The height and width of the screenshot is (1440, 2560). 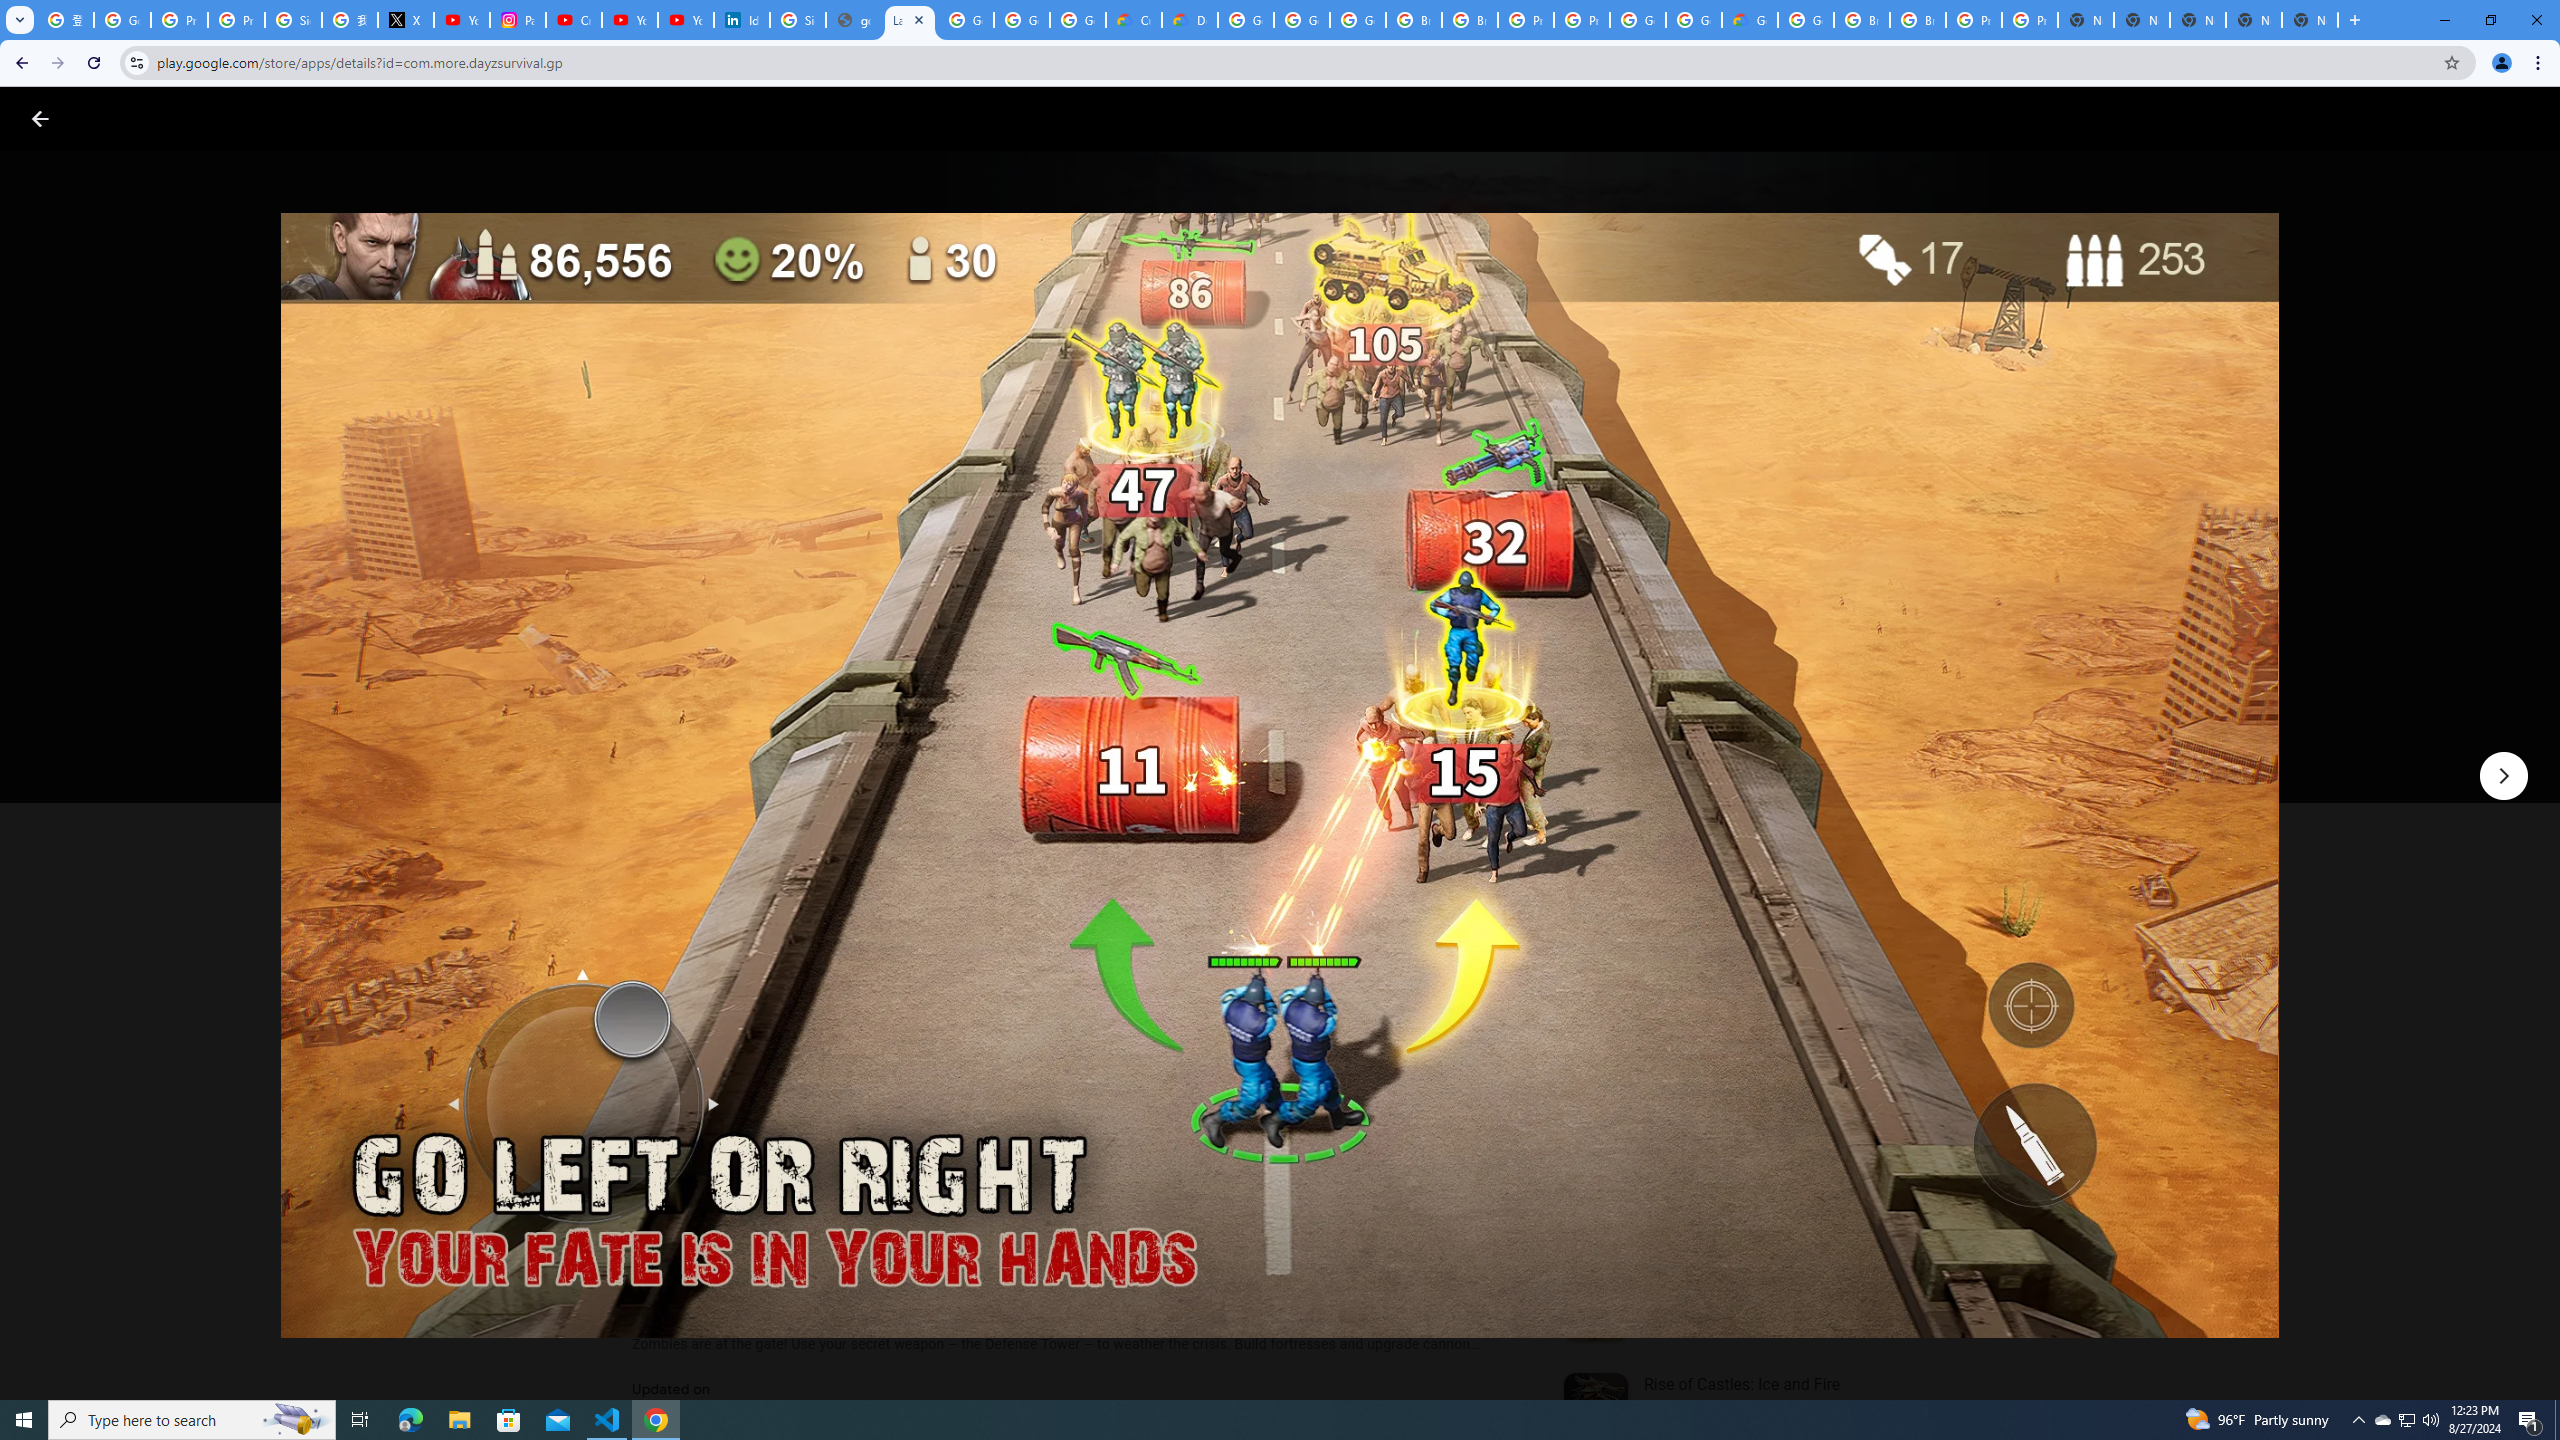 I want to click on 'Google Cloud Platform', so click(x=1636, y=19).